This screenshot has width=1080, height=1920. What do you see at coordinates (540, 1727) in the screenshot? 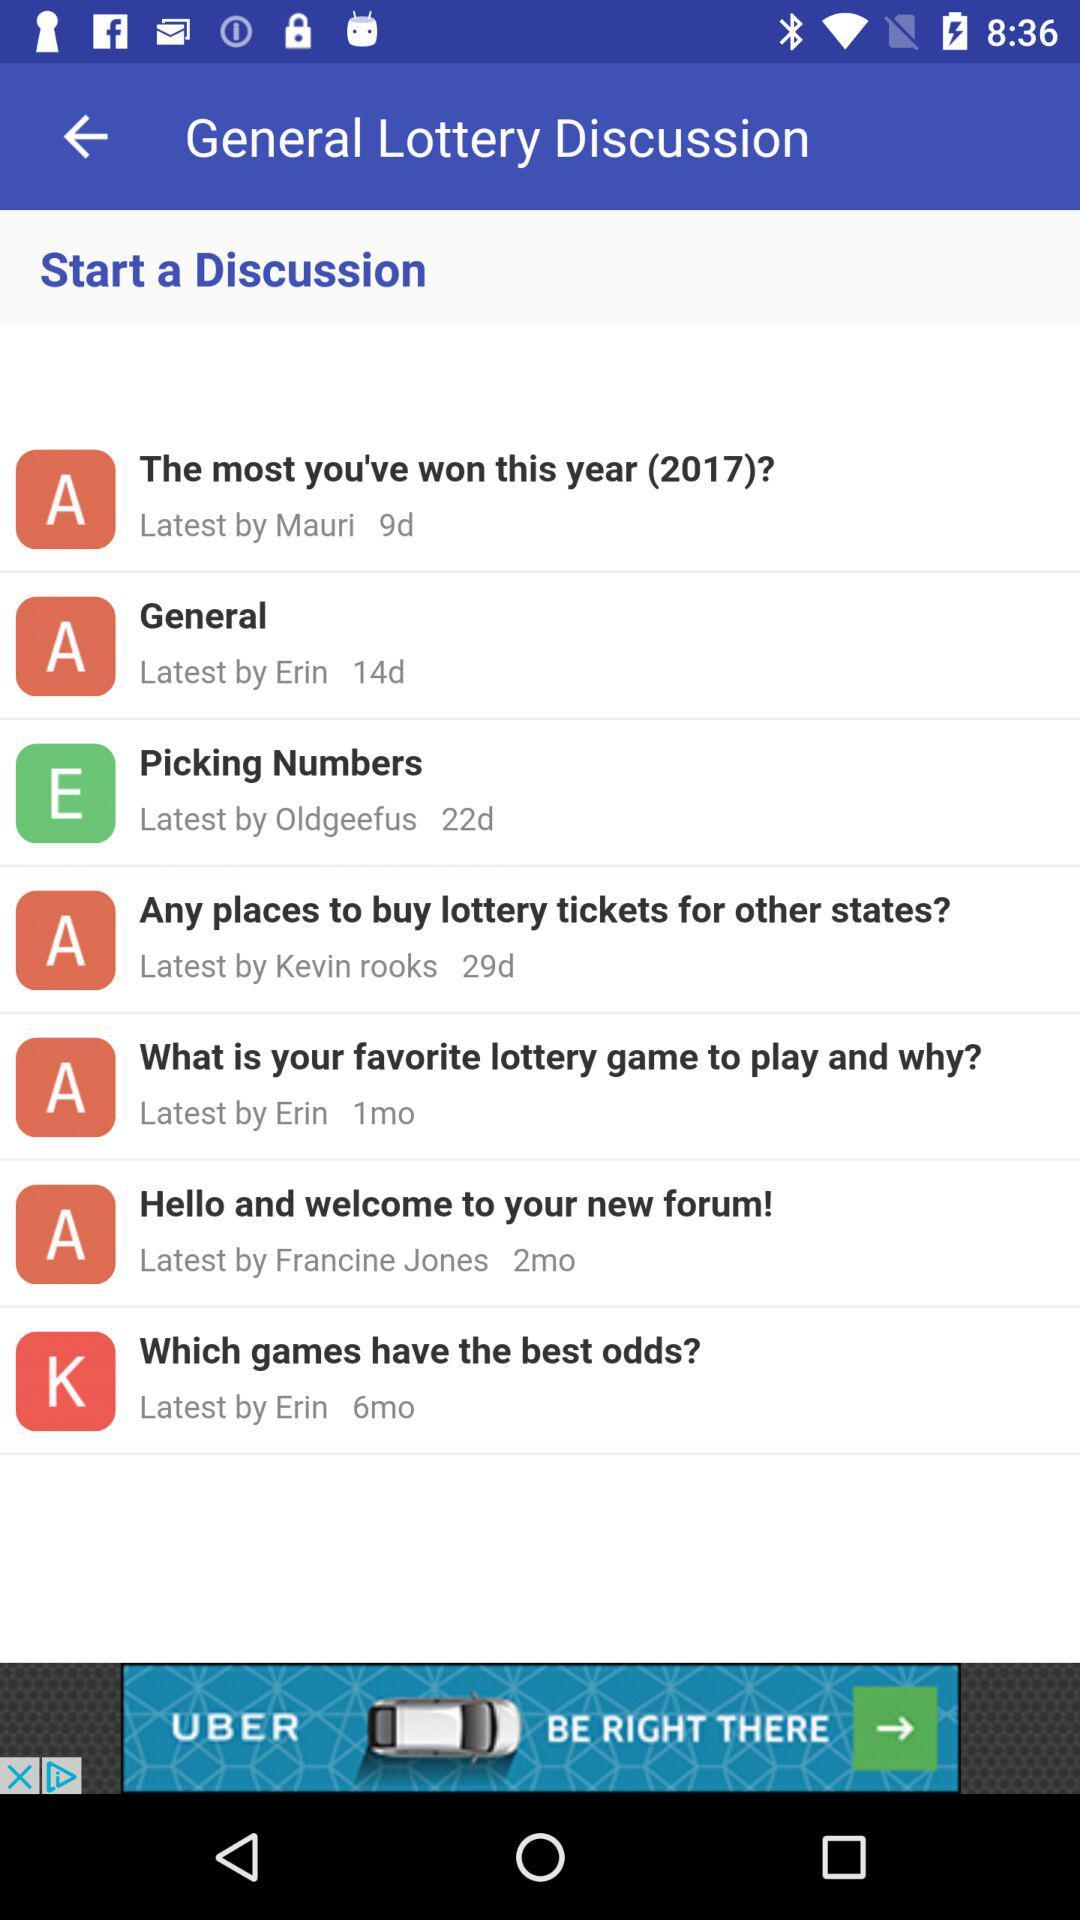
I see `advertisement` at bounding box center [540, 1727].